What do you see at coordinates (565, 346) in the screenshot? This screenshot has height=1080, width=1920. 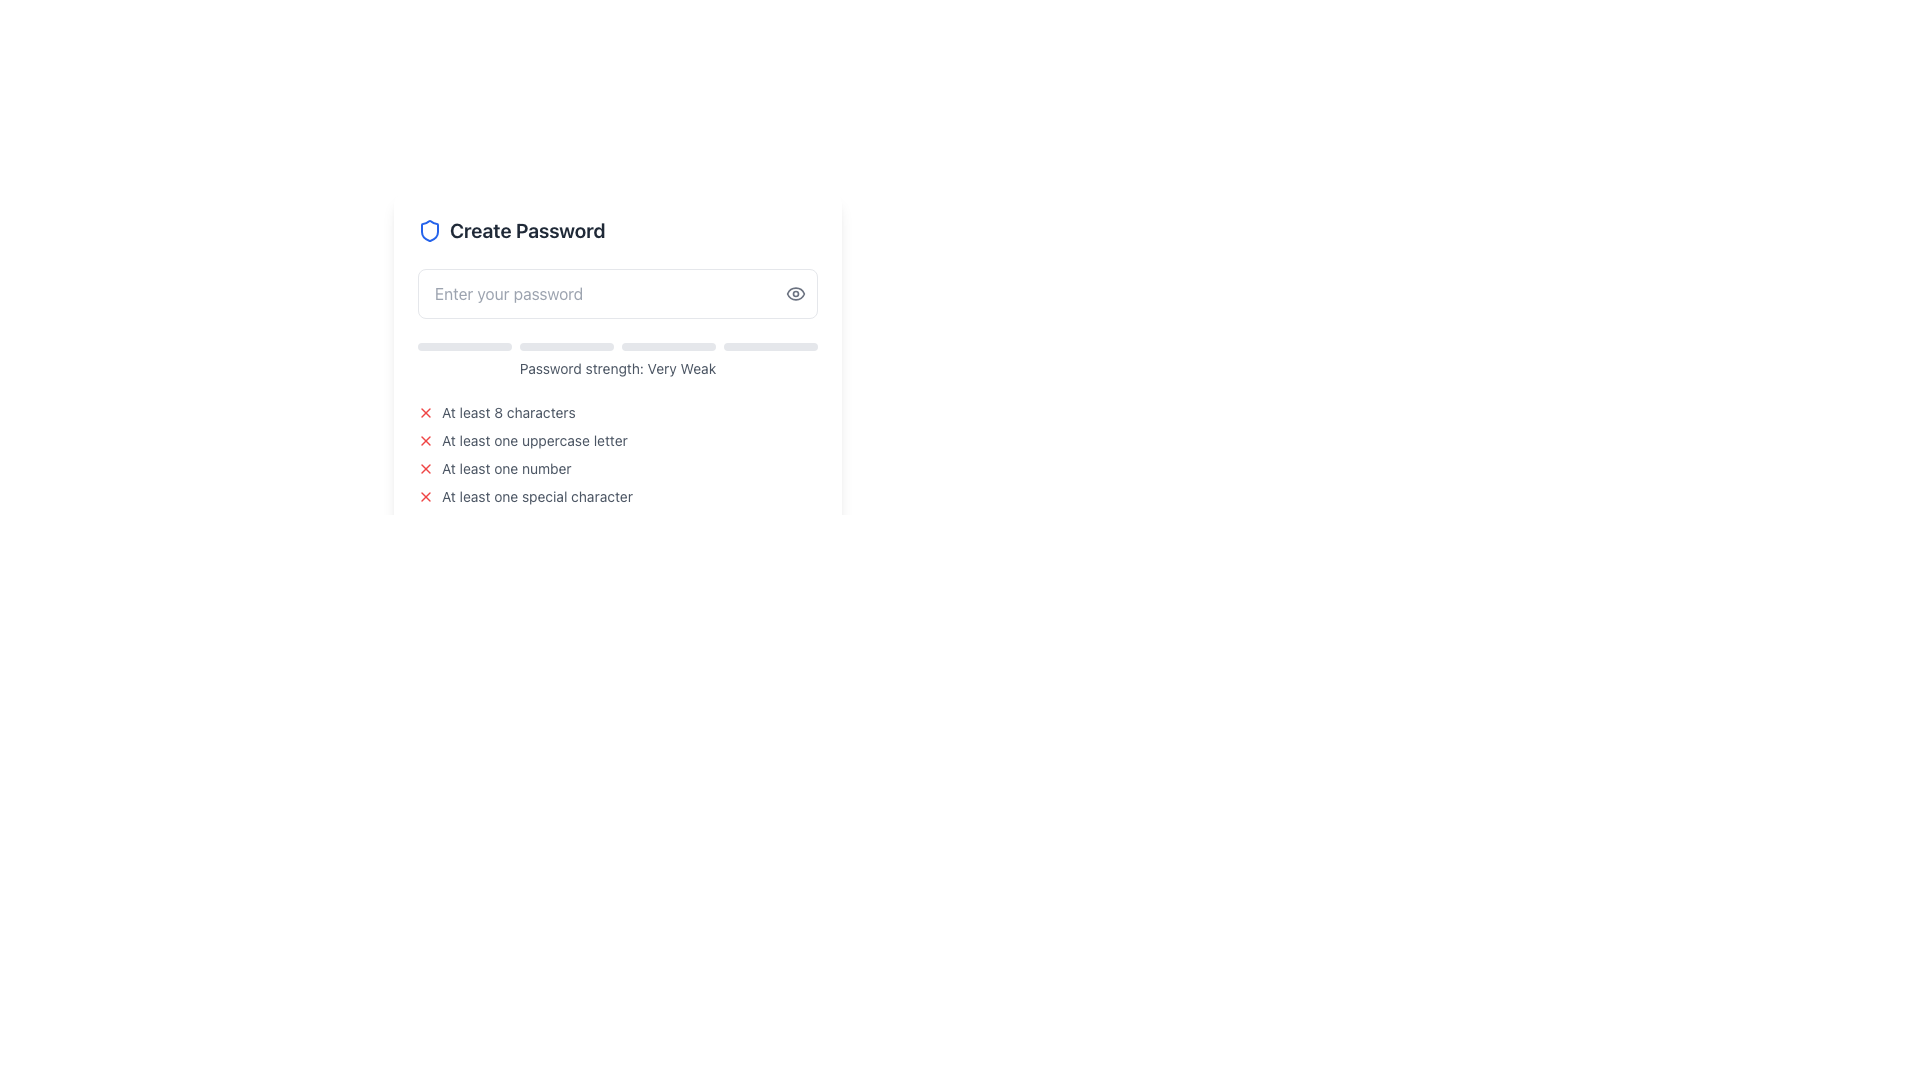 I see `the second segment of the password strength indicator, which visually represents the strength of the password entered above` at bounding box center [565, 346].